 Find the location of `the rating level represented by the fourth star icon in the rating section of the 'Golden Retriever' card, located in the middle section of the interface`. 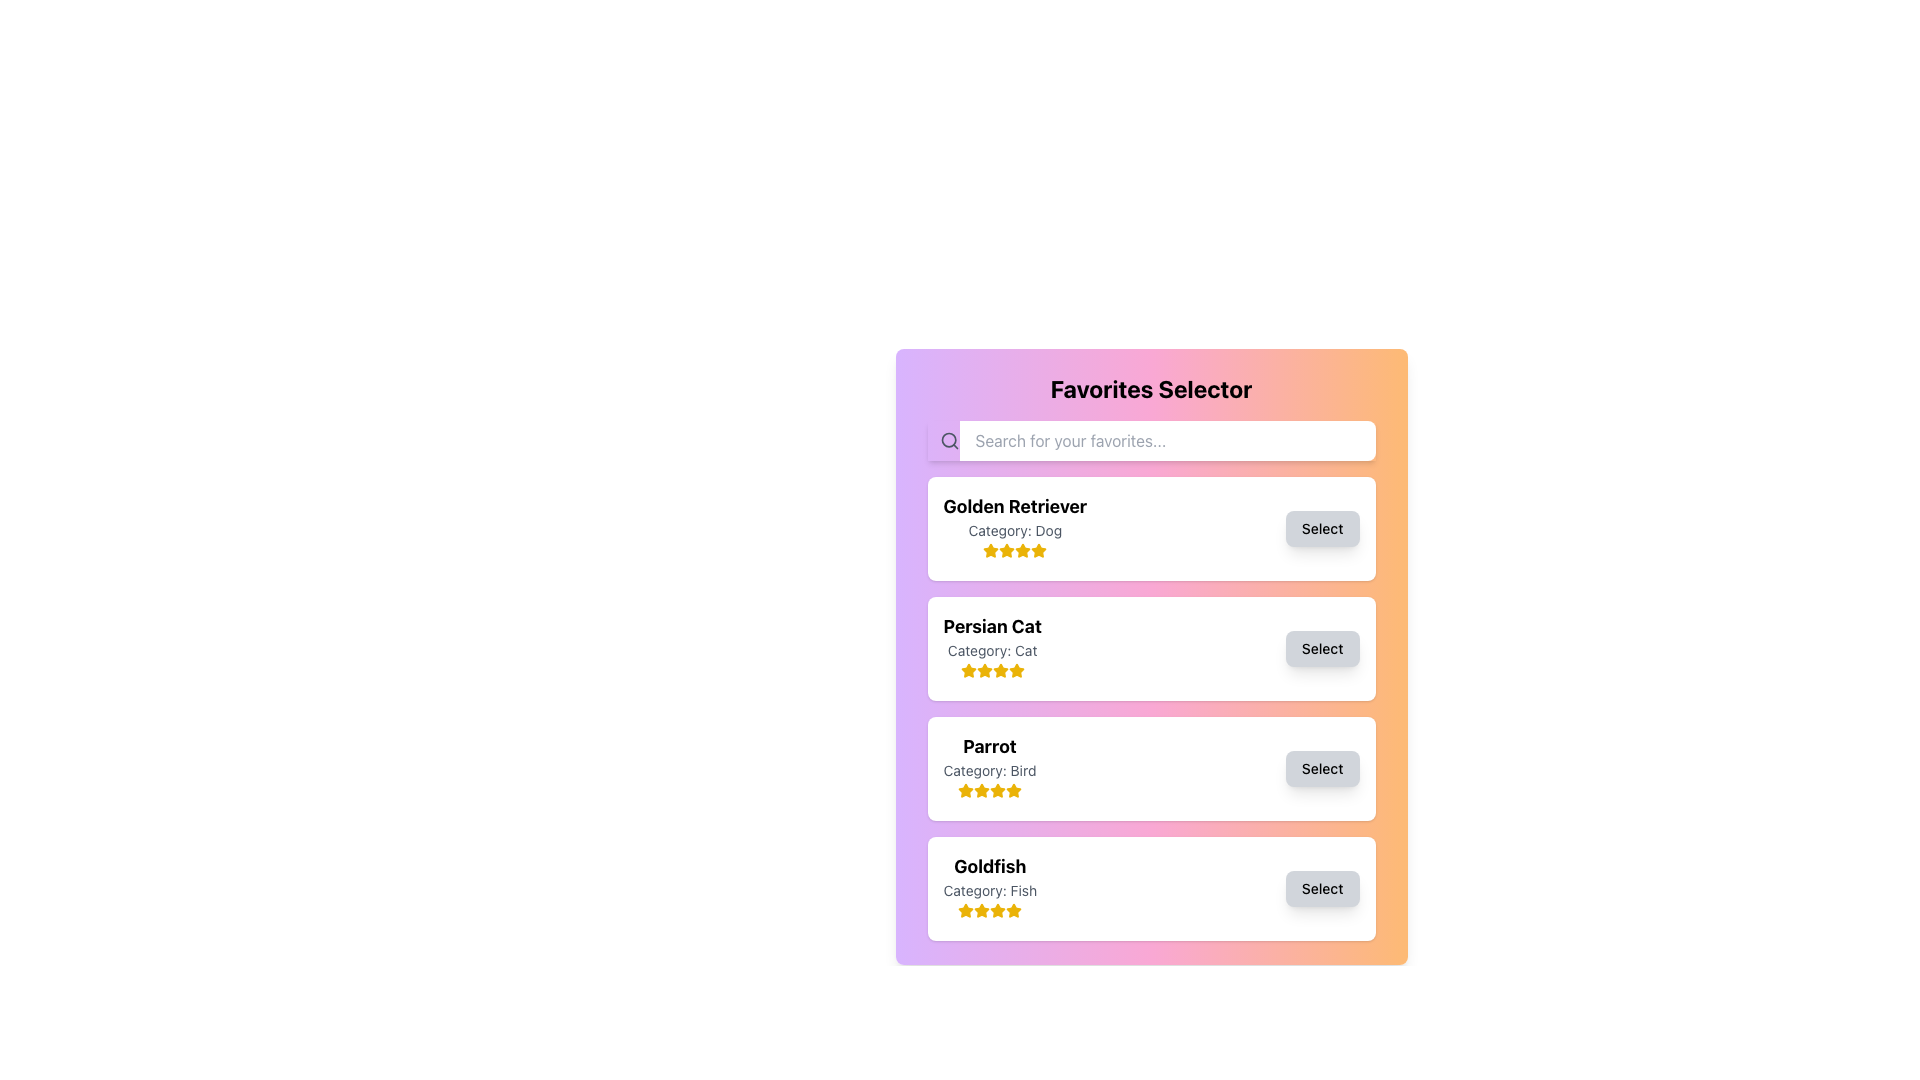

the rating level represented by the fourth star icon in the rating section of the 'Golden Retriever' card, located in the middle section of the interface is located at coordinates (1023, 551).